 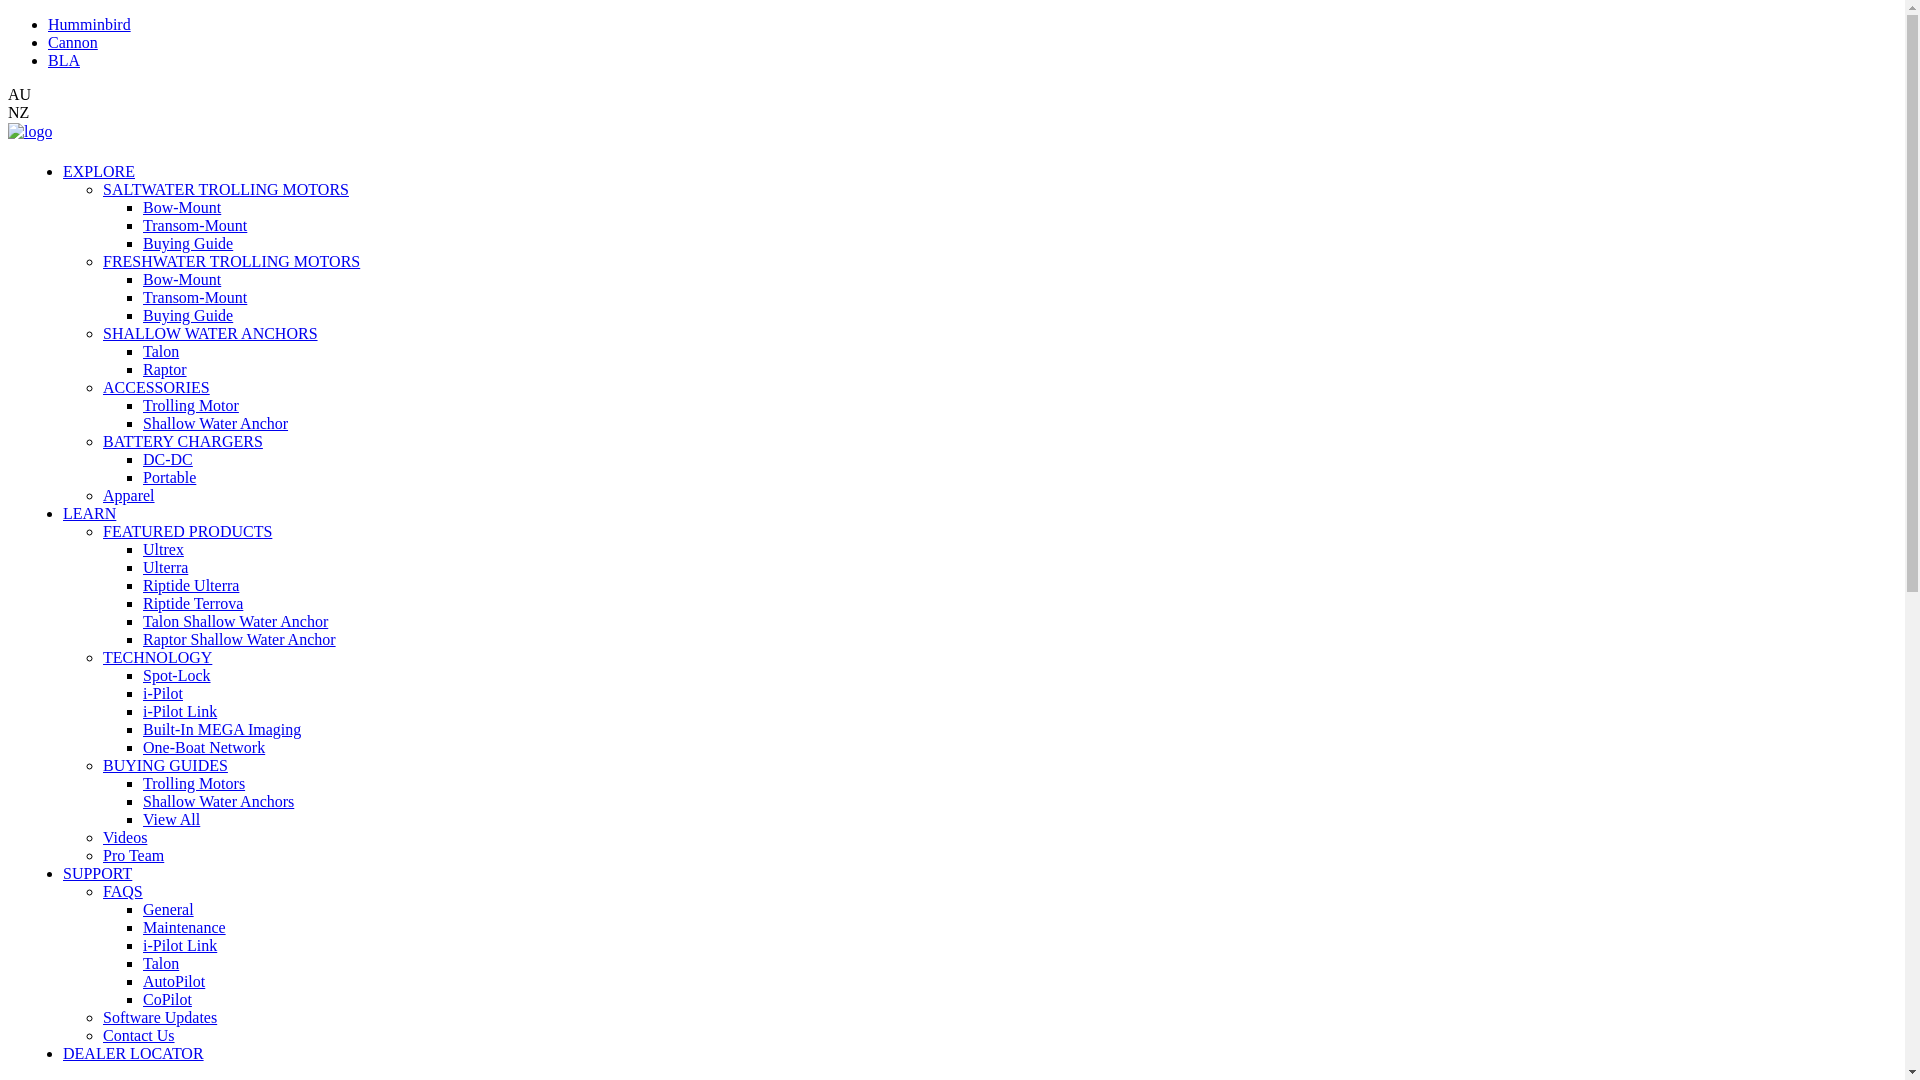 I want to click on 'Riptide Terrova', so click(x=192, y=602).